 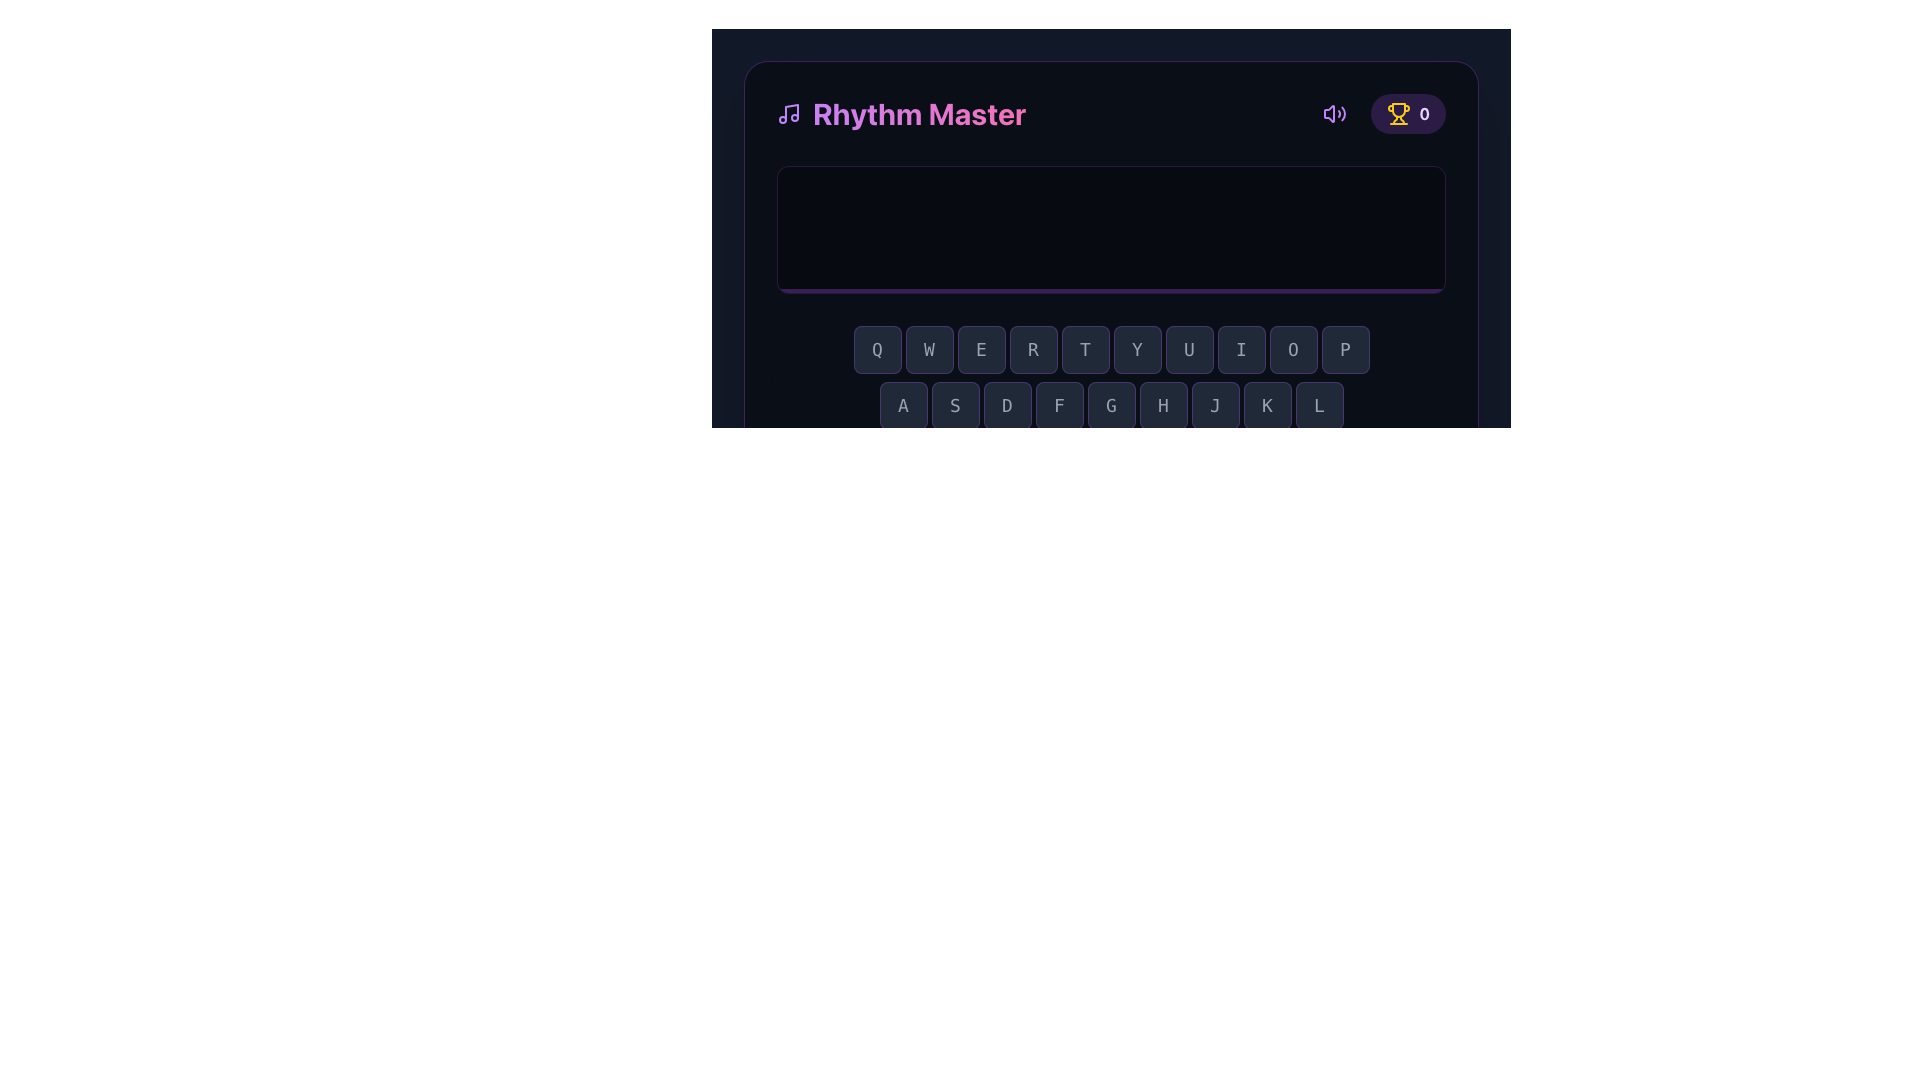 What do you see at coordinates (1189, 349) in the screenshot?
I see `the virtual keyboard button representing the letter 'U' to input the character 'U'` at bounding box center [1189, 349].